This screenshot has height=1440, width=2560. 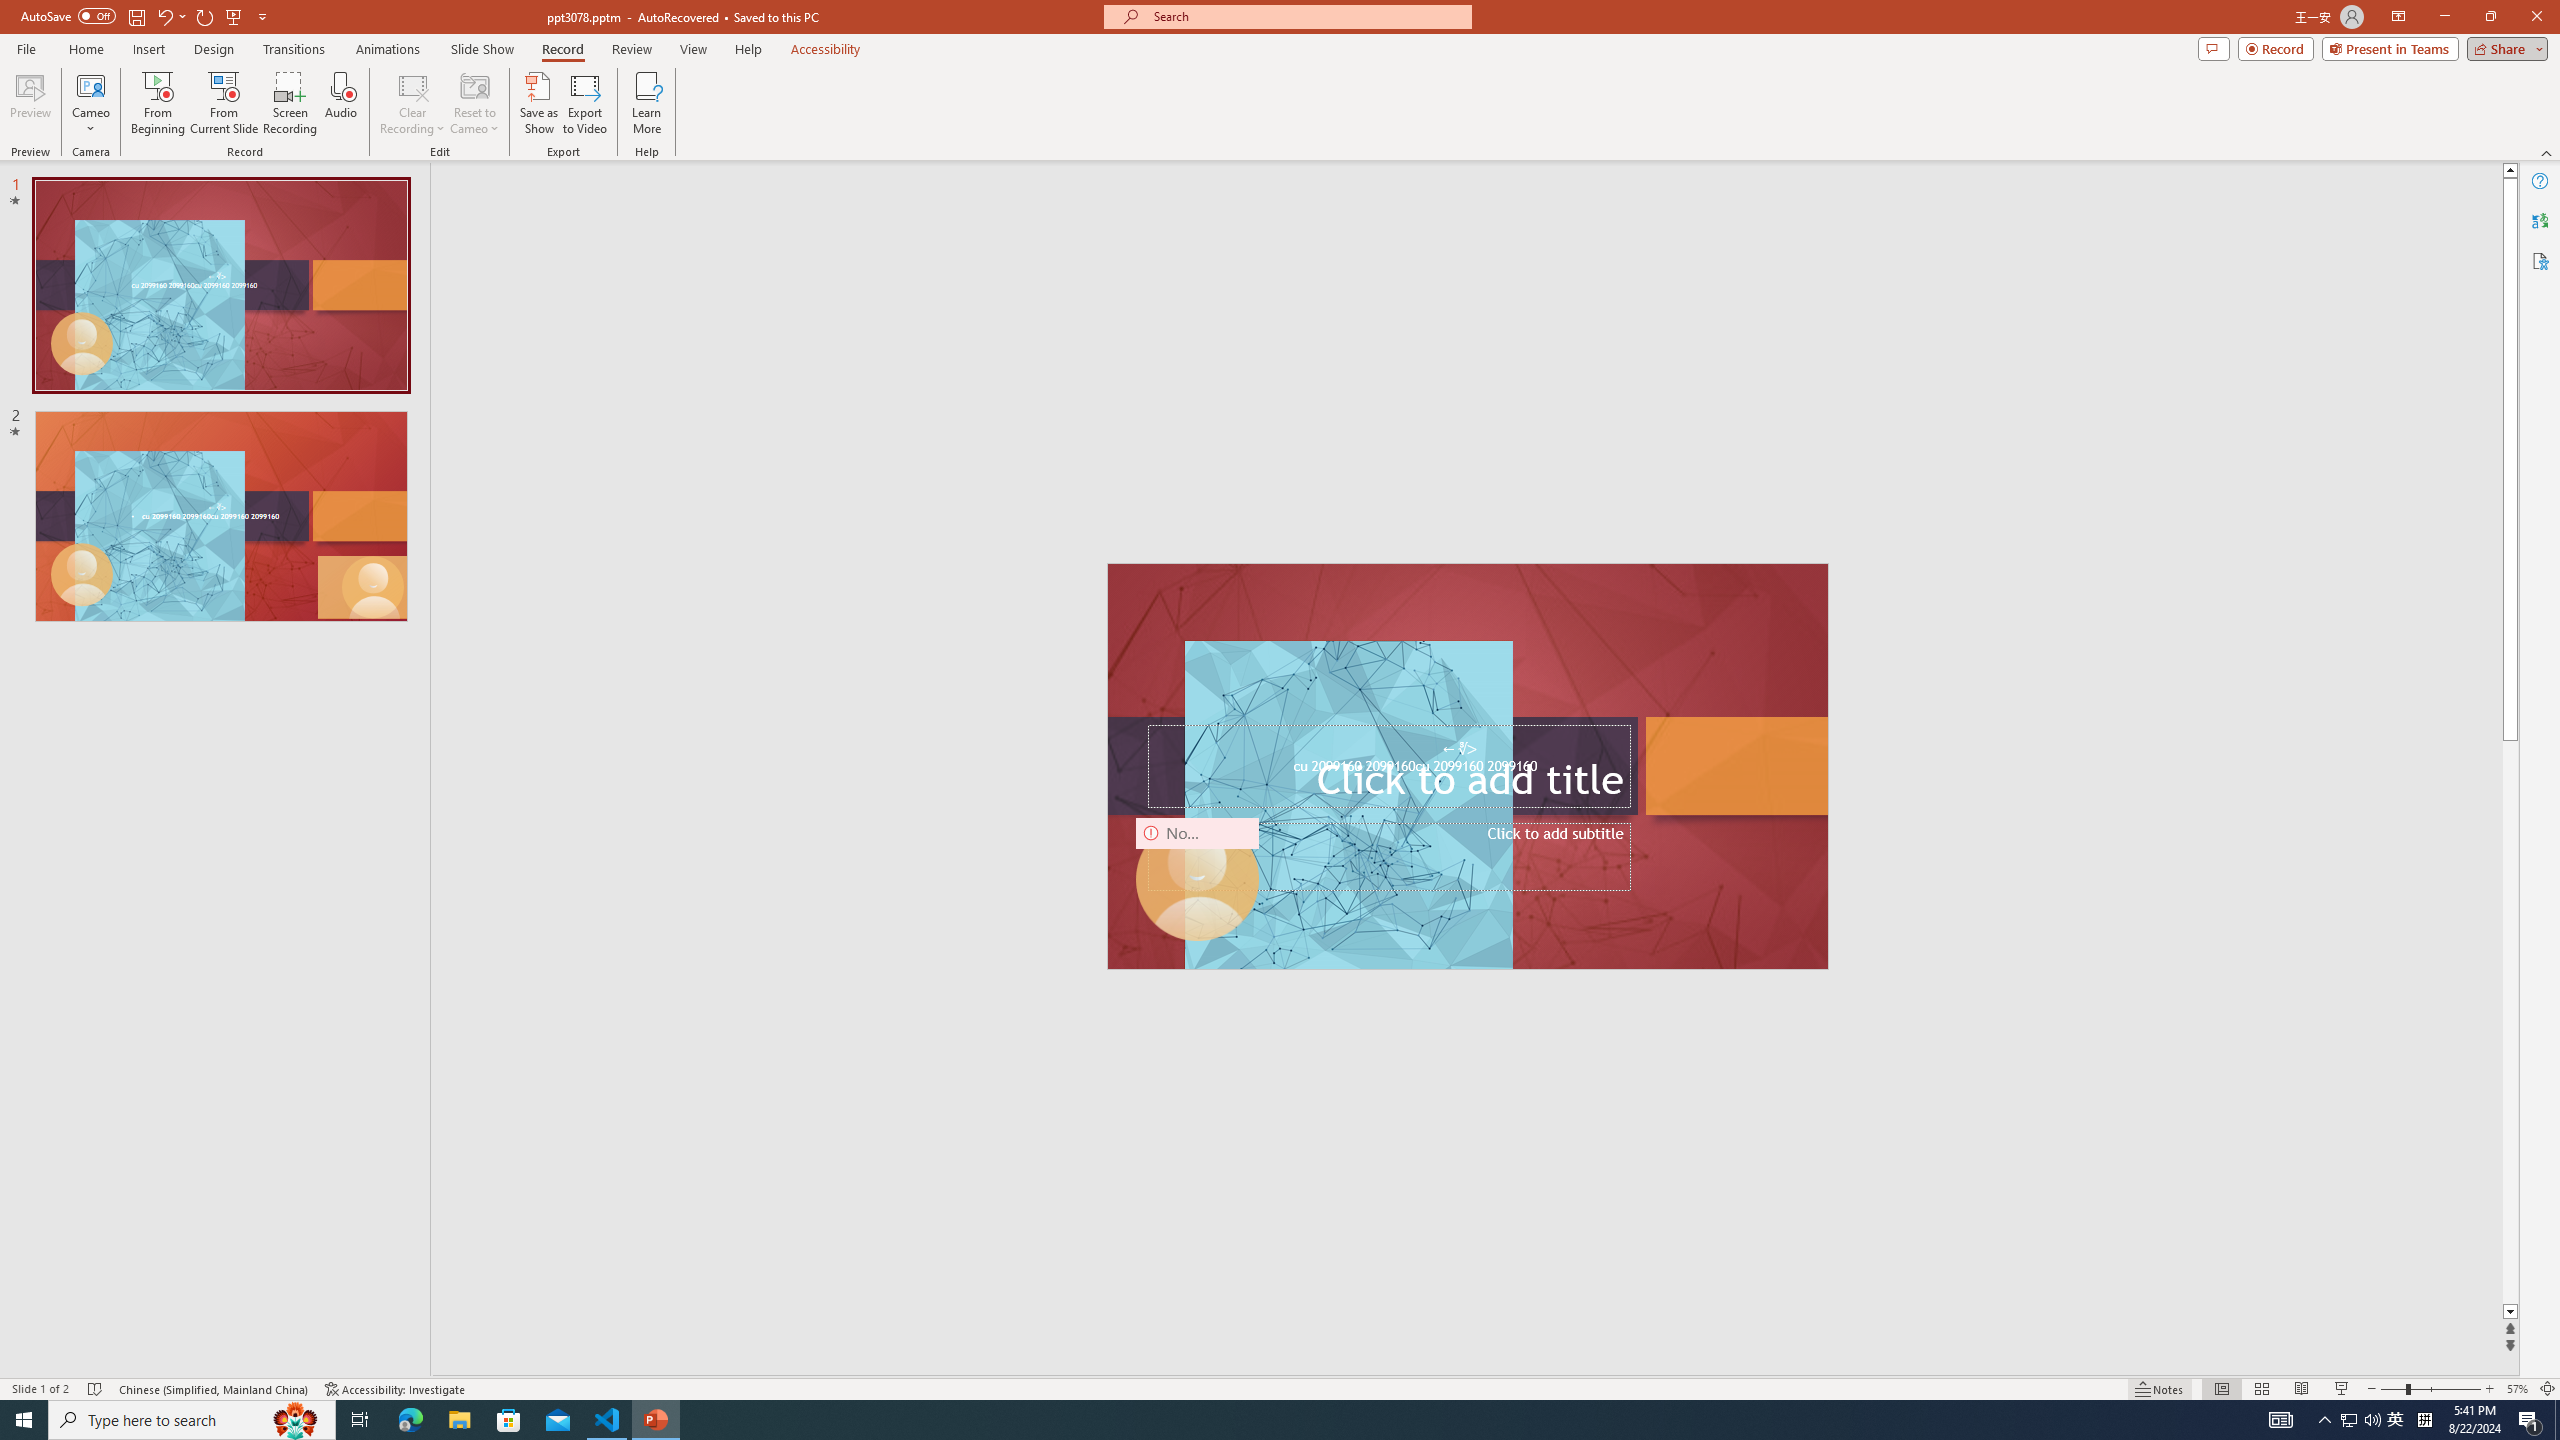 What do you see at coordinates (1387, 765) in the screenshot?
I see `'Title TextBox'` at bounding box center [1387, 765].